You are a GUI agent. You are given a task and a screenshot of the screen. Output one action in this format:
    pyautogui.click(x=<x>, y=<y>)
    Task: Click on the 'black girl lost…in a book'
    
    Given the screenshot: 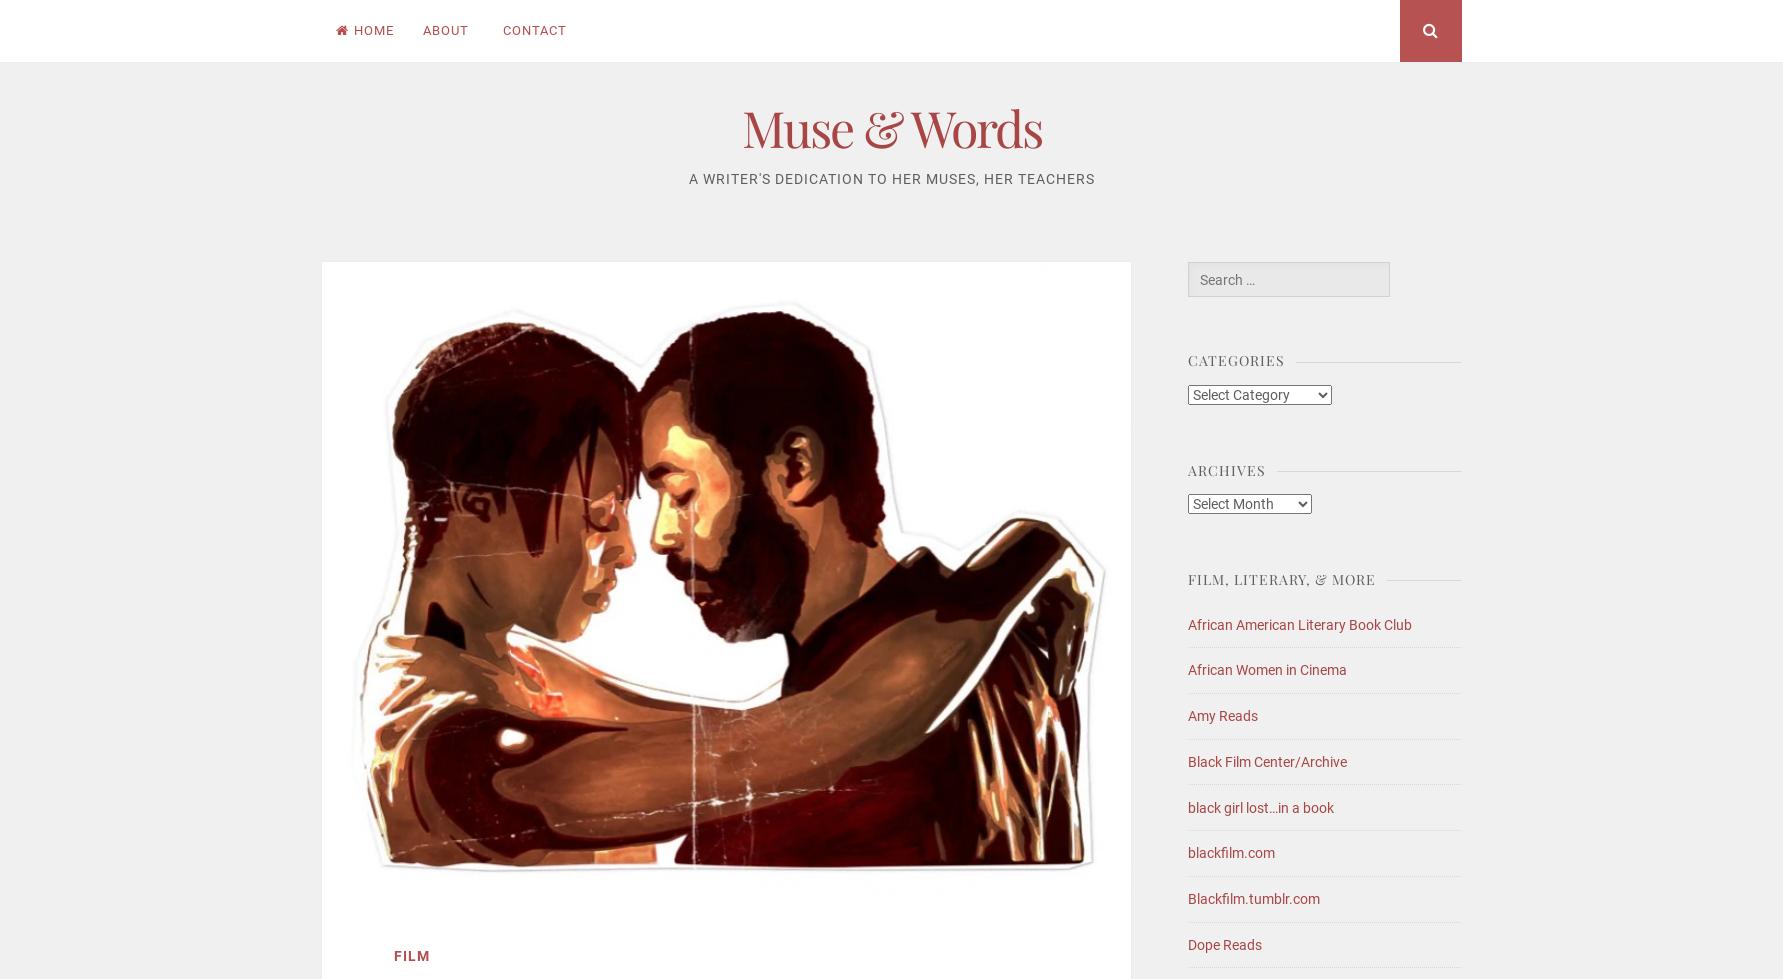 What is the action you would take?
    pyautogui.click(x=1260, y=805)
    